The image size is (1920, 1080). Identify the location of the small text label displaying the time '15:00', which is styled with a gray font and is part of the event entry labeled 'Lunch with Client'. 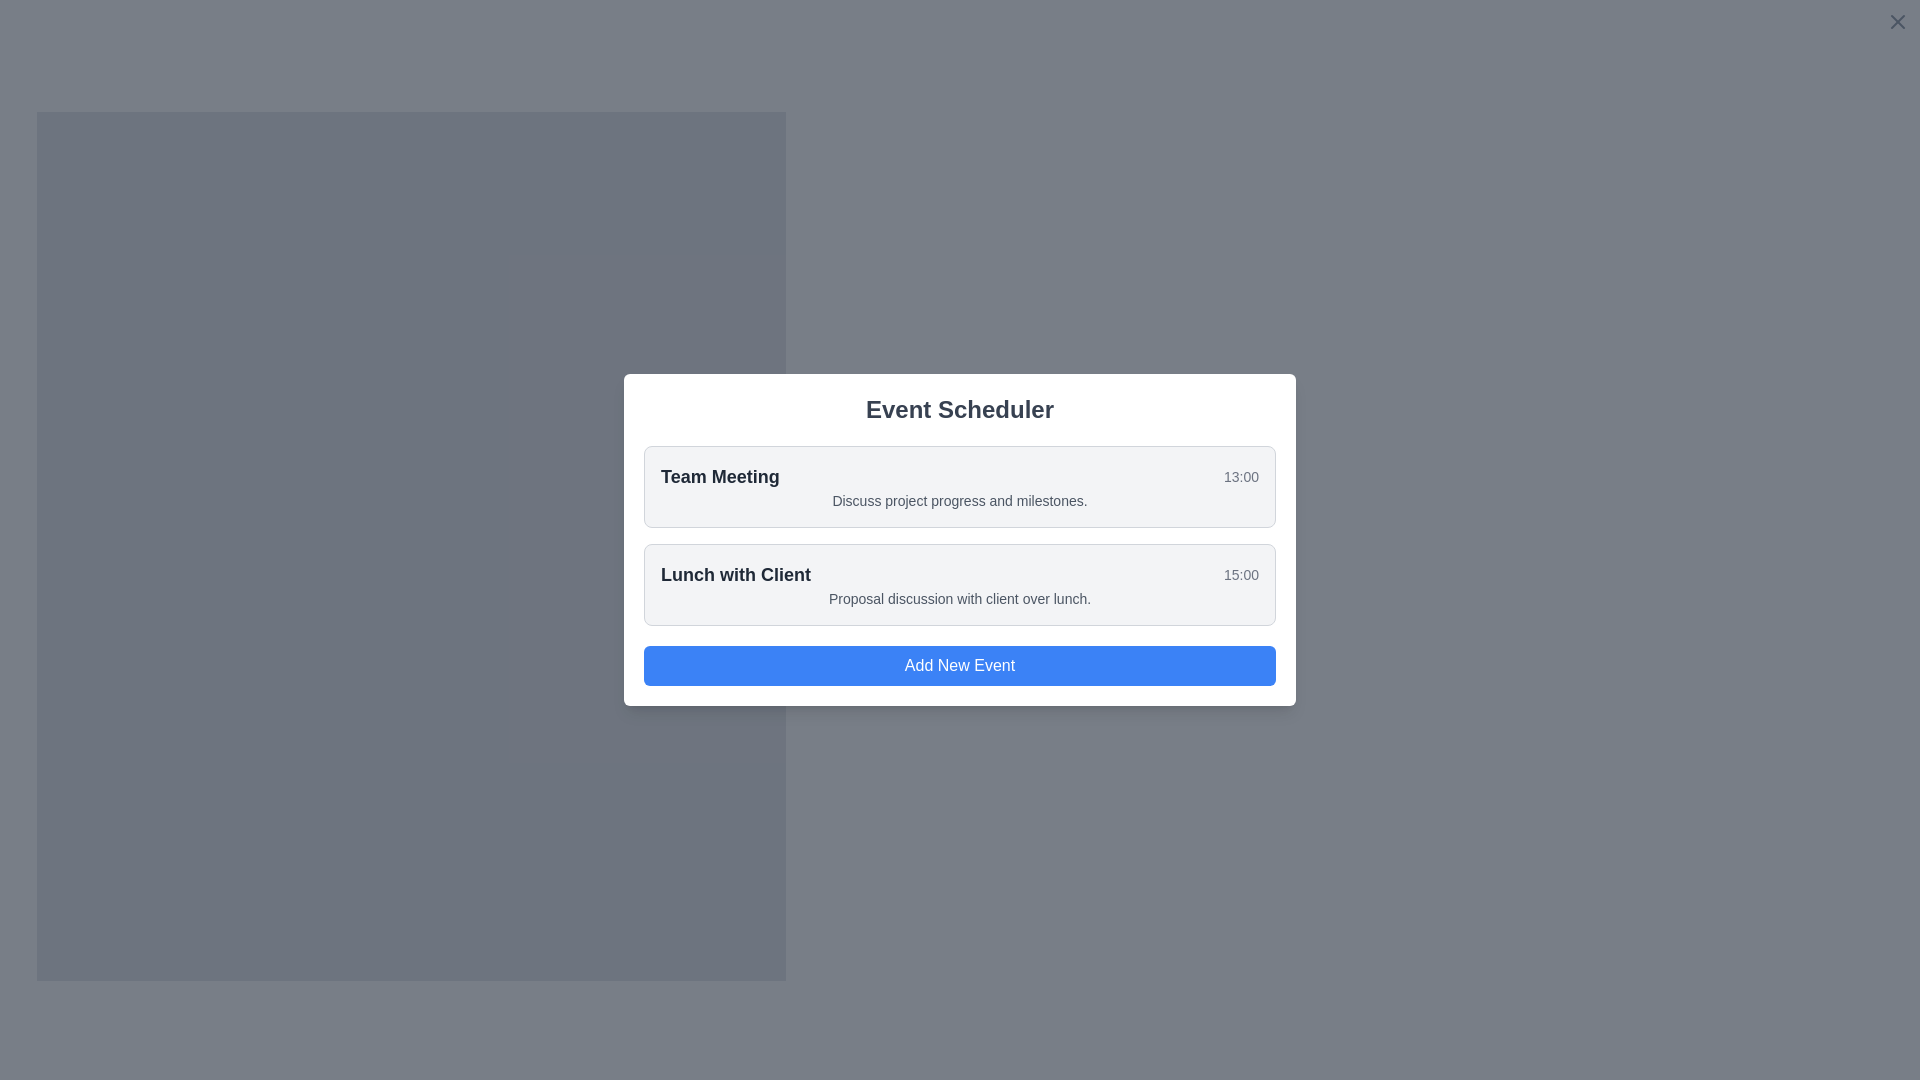
(1240, 574).